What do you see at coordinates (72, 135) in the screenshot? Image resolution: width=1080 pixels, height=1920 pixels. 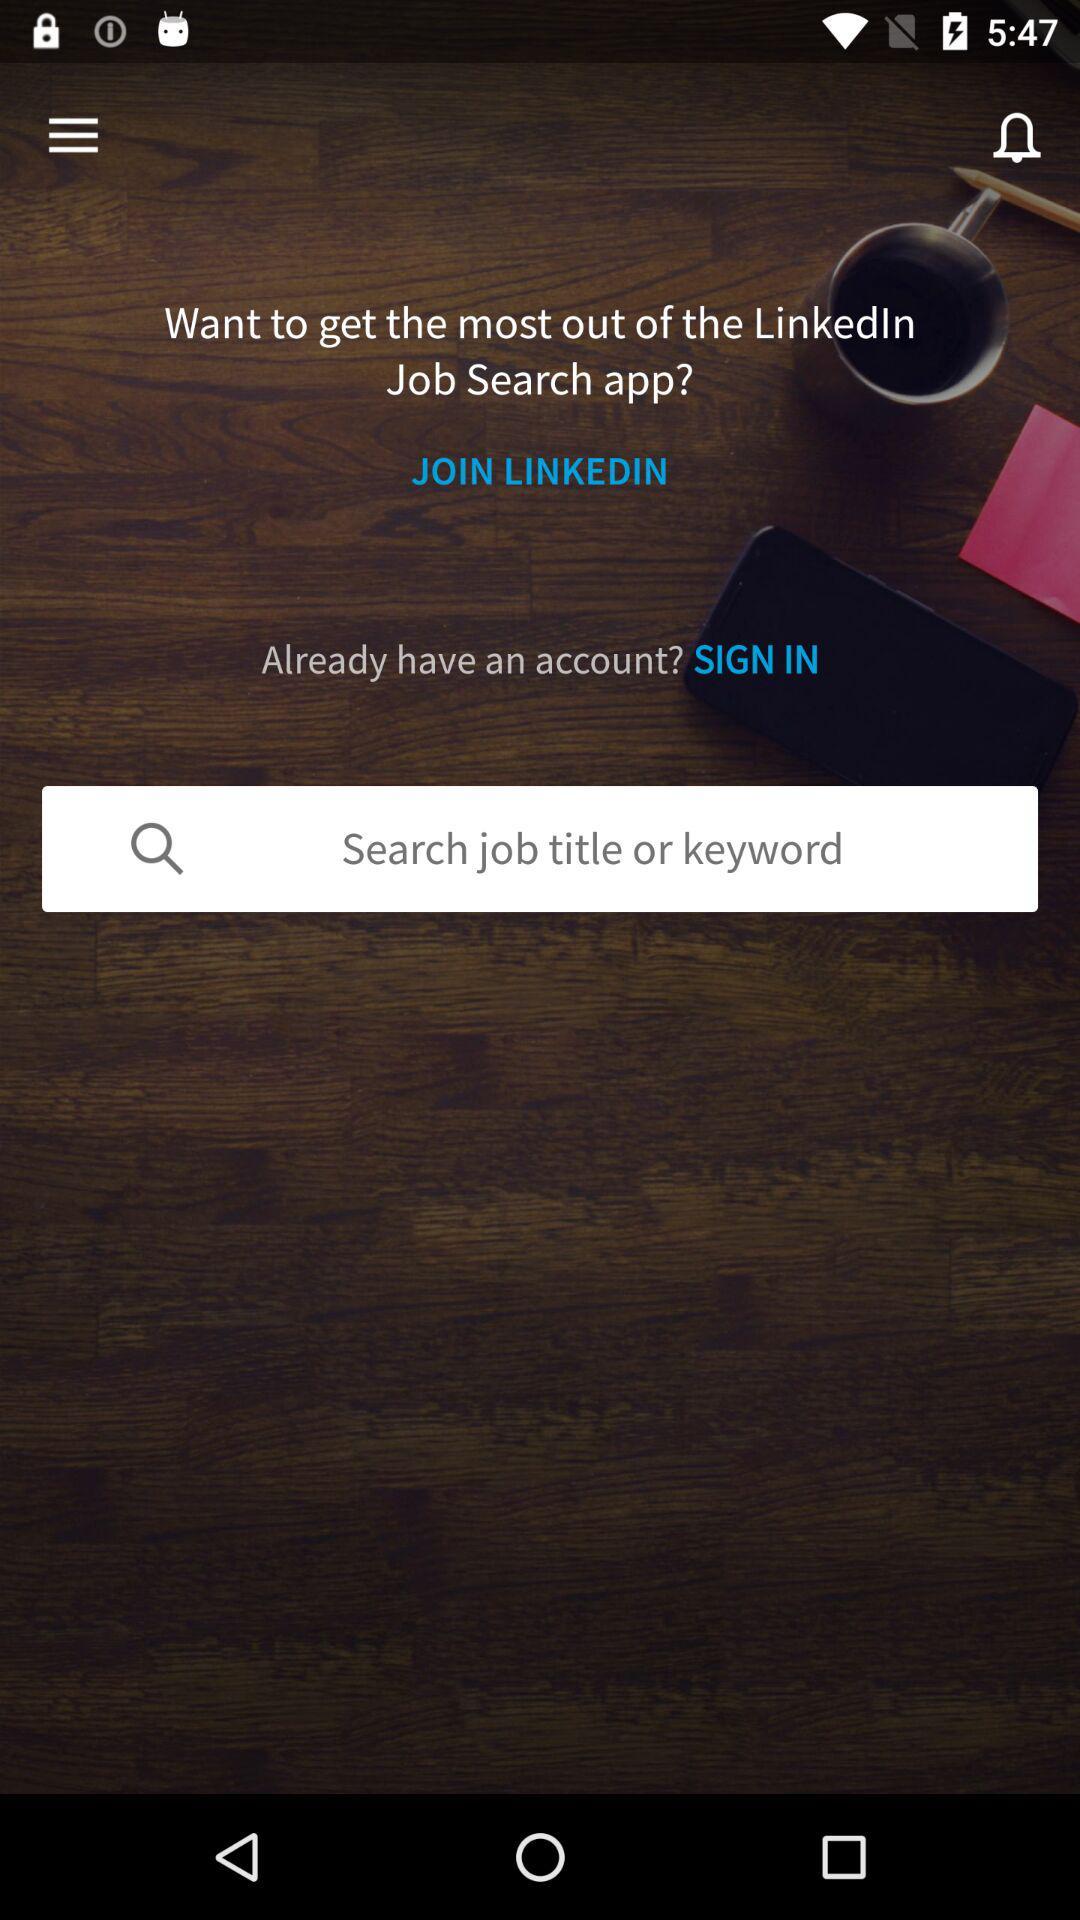 I see `item above want to get icon` at bounding box center [72, 135].